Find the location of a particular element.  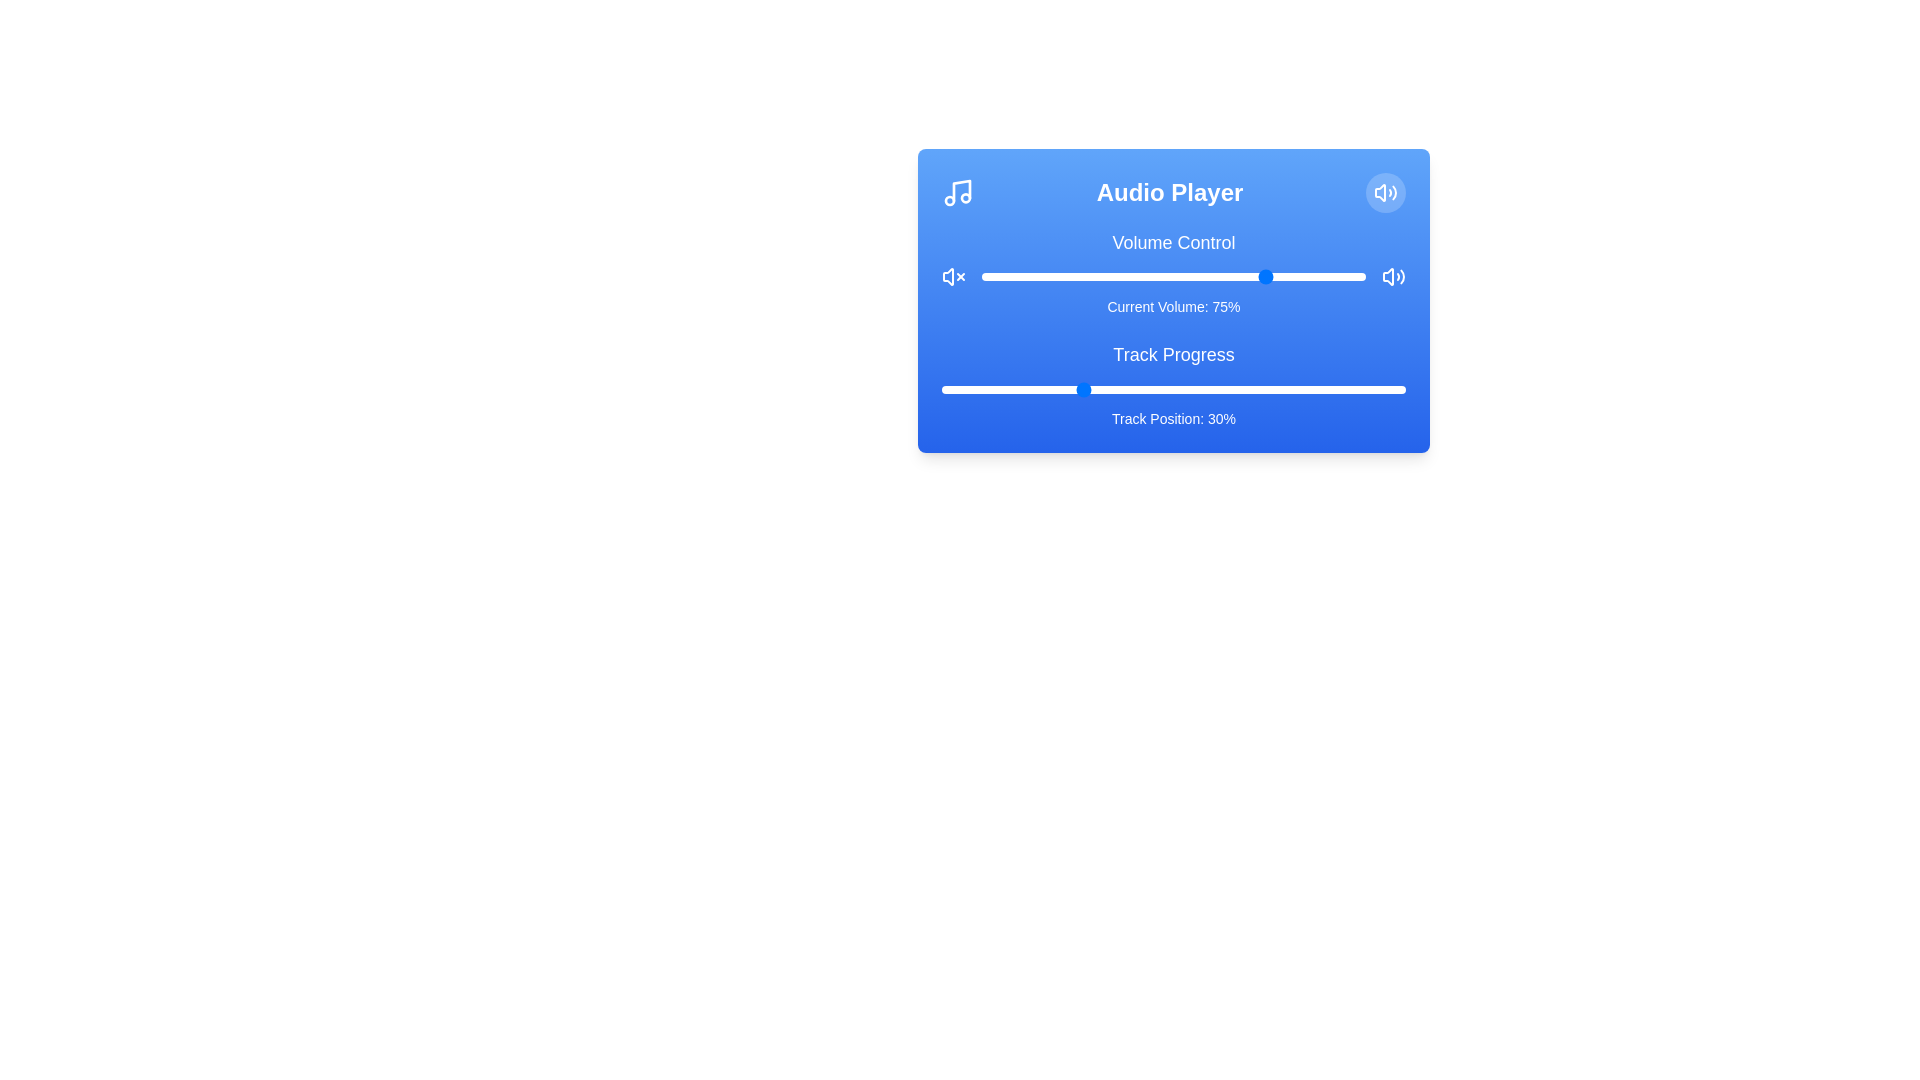

volume is located at coordinates (985, 273).